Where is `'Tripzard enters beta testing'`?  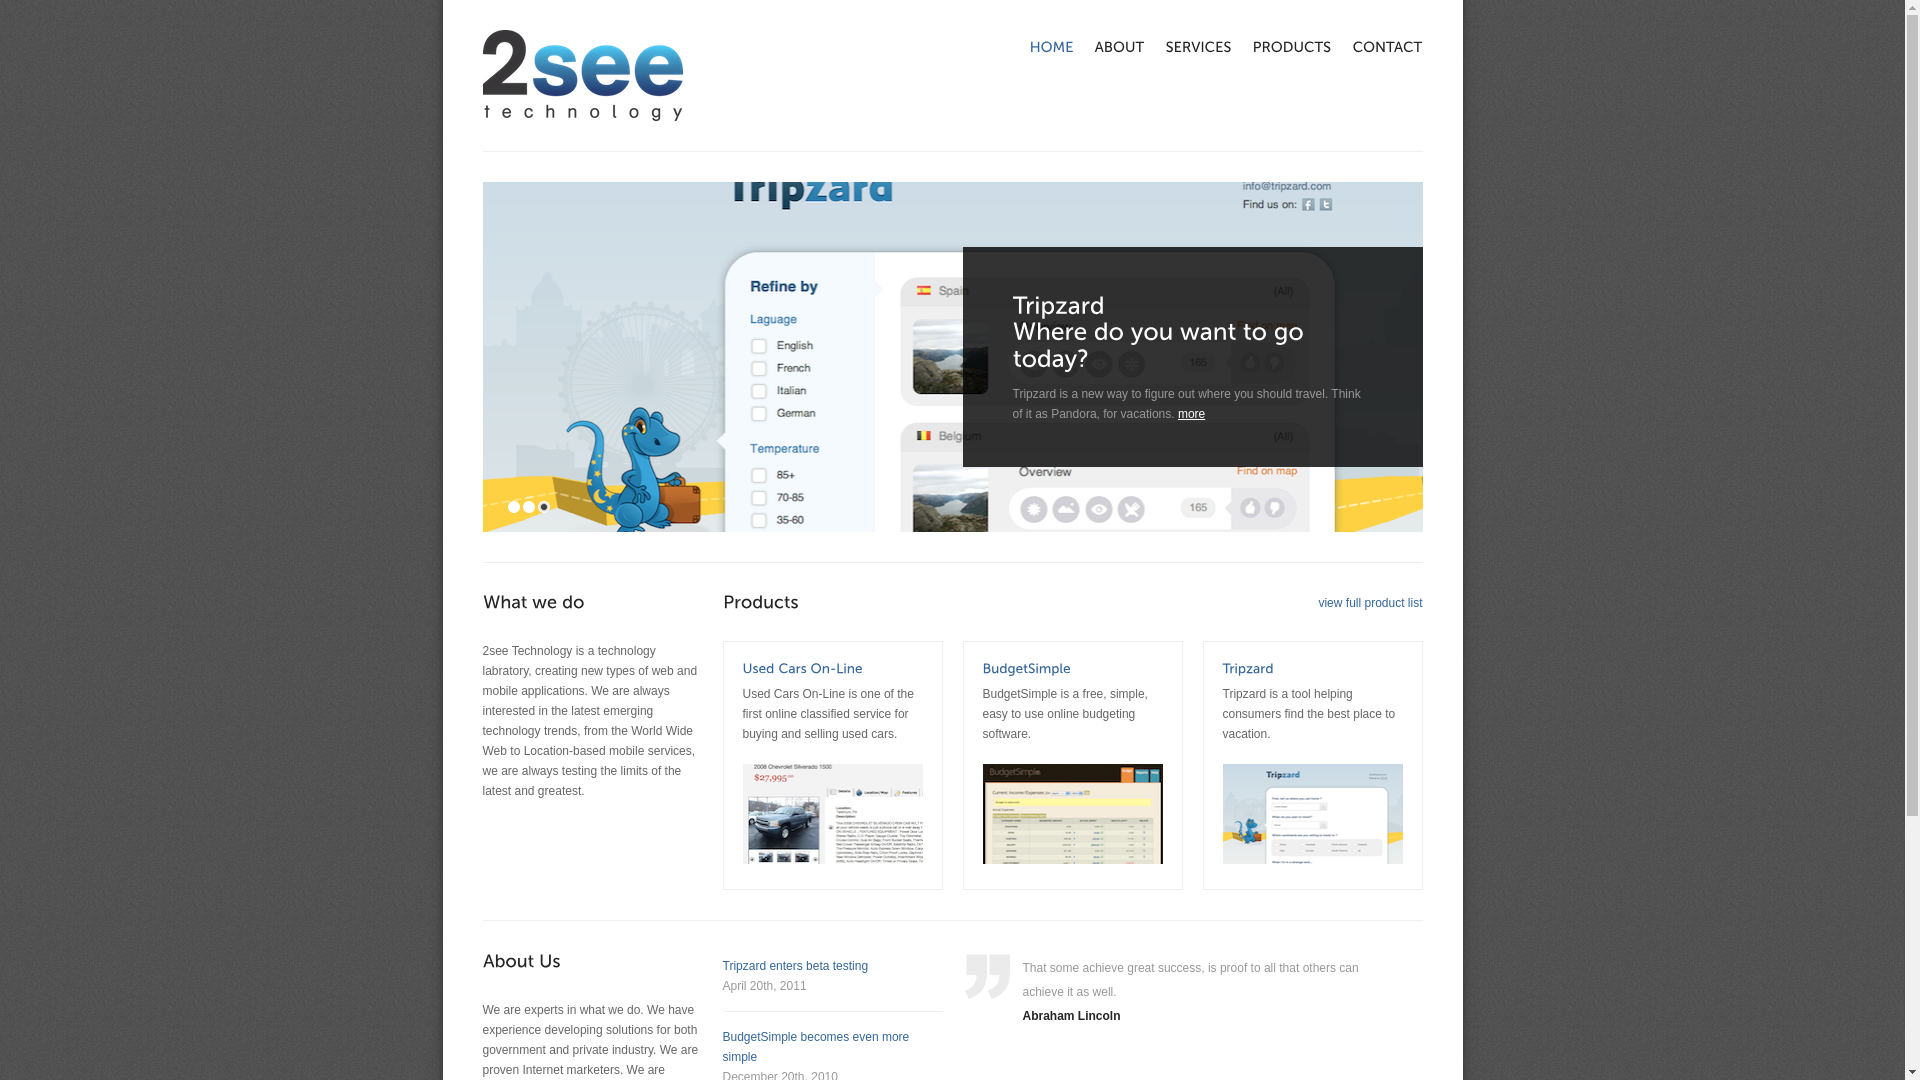 'Tripzard enters beta testing' is located at coordinates (720, 964).